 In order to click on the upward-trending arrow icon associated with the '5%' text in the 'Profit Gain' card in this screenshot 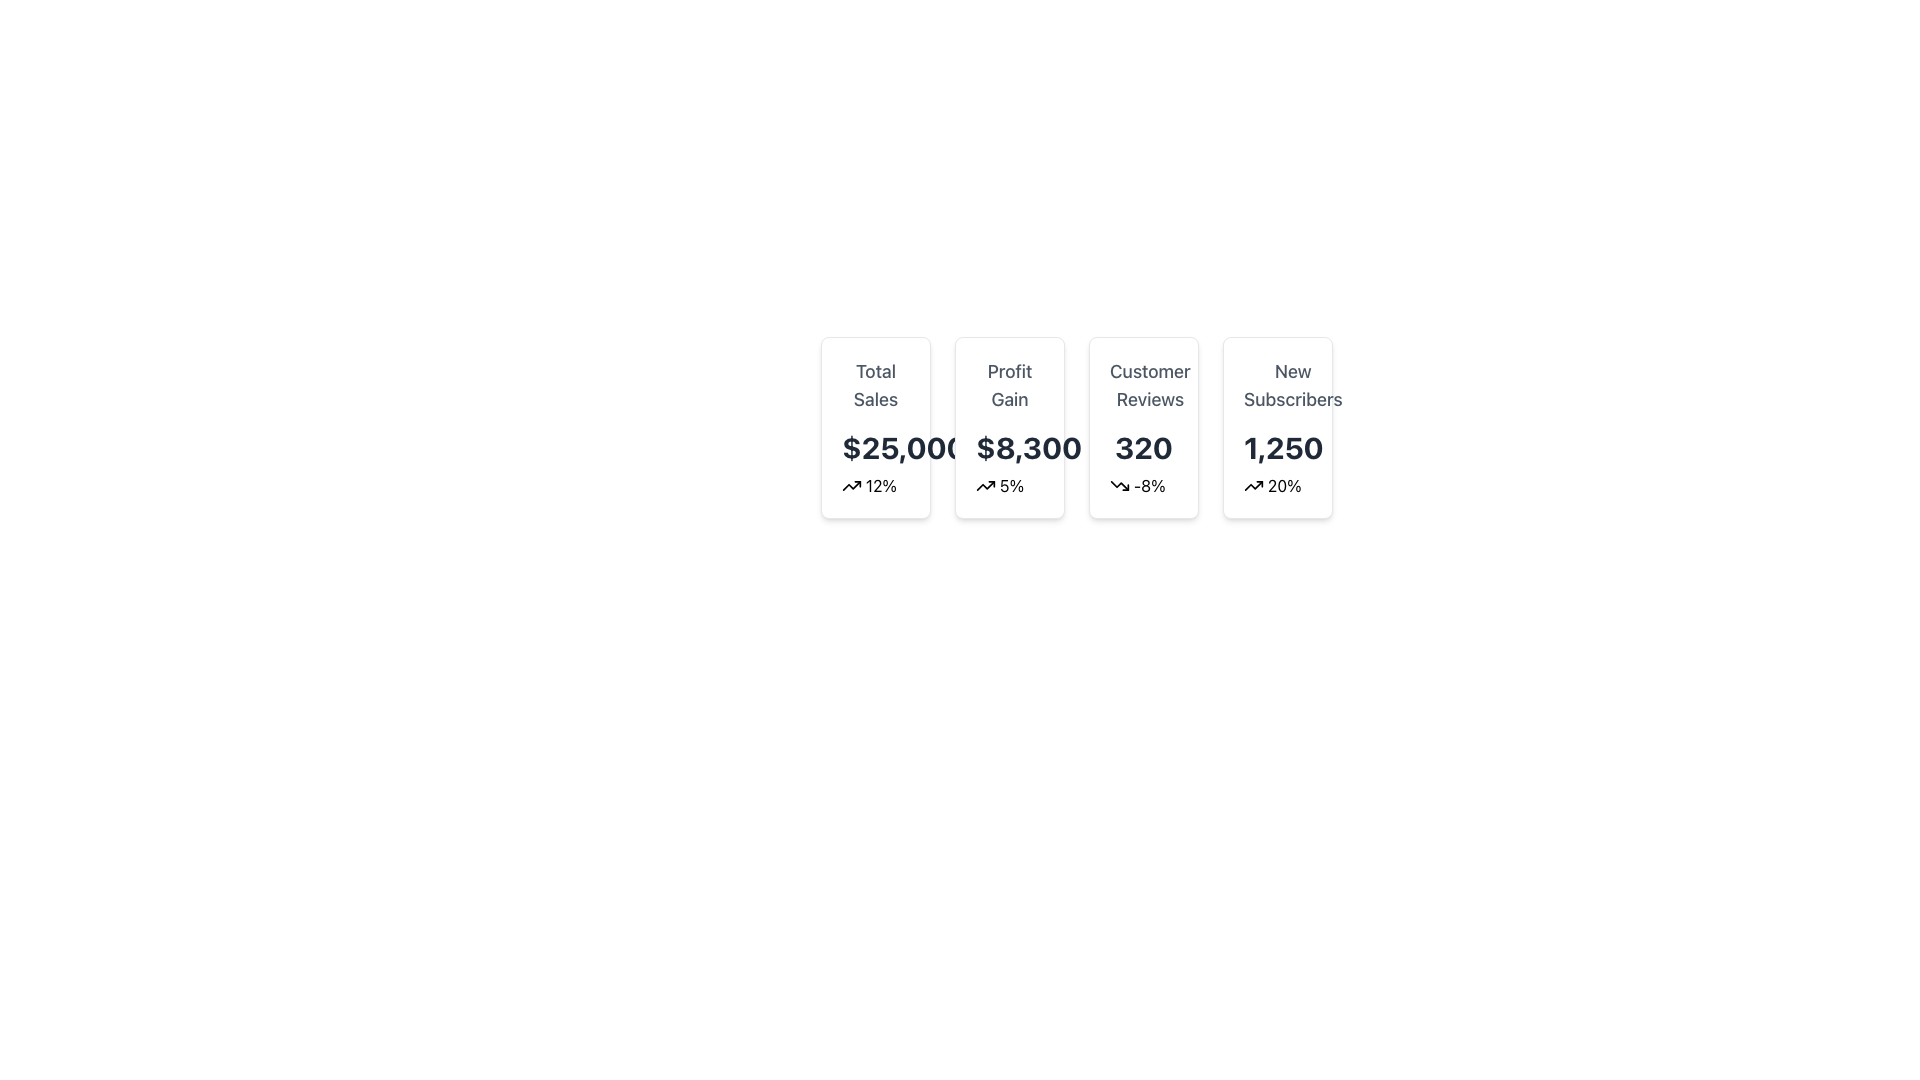, I will do `click(985, 486)`.